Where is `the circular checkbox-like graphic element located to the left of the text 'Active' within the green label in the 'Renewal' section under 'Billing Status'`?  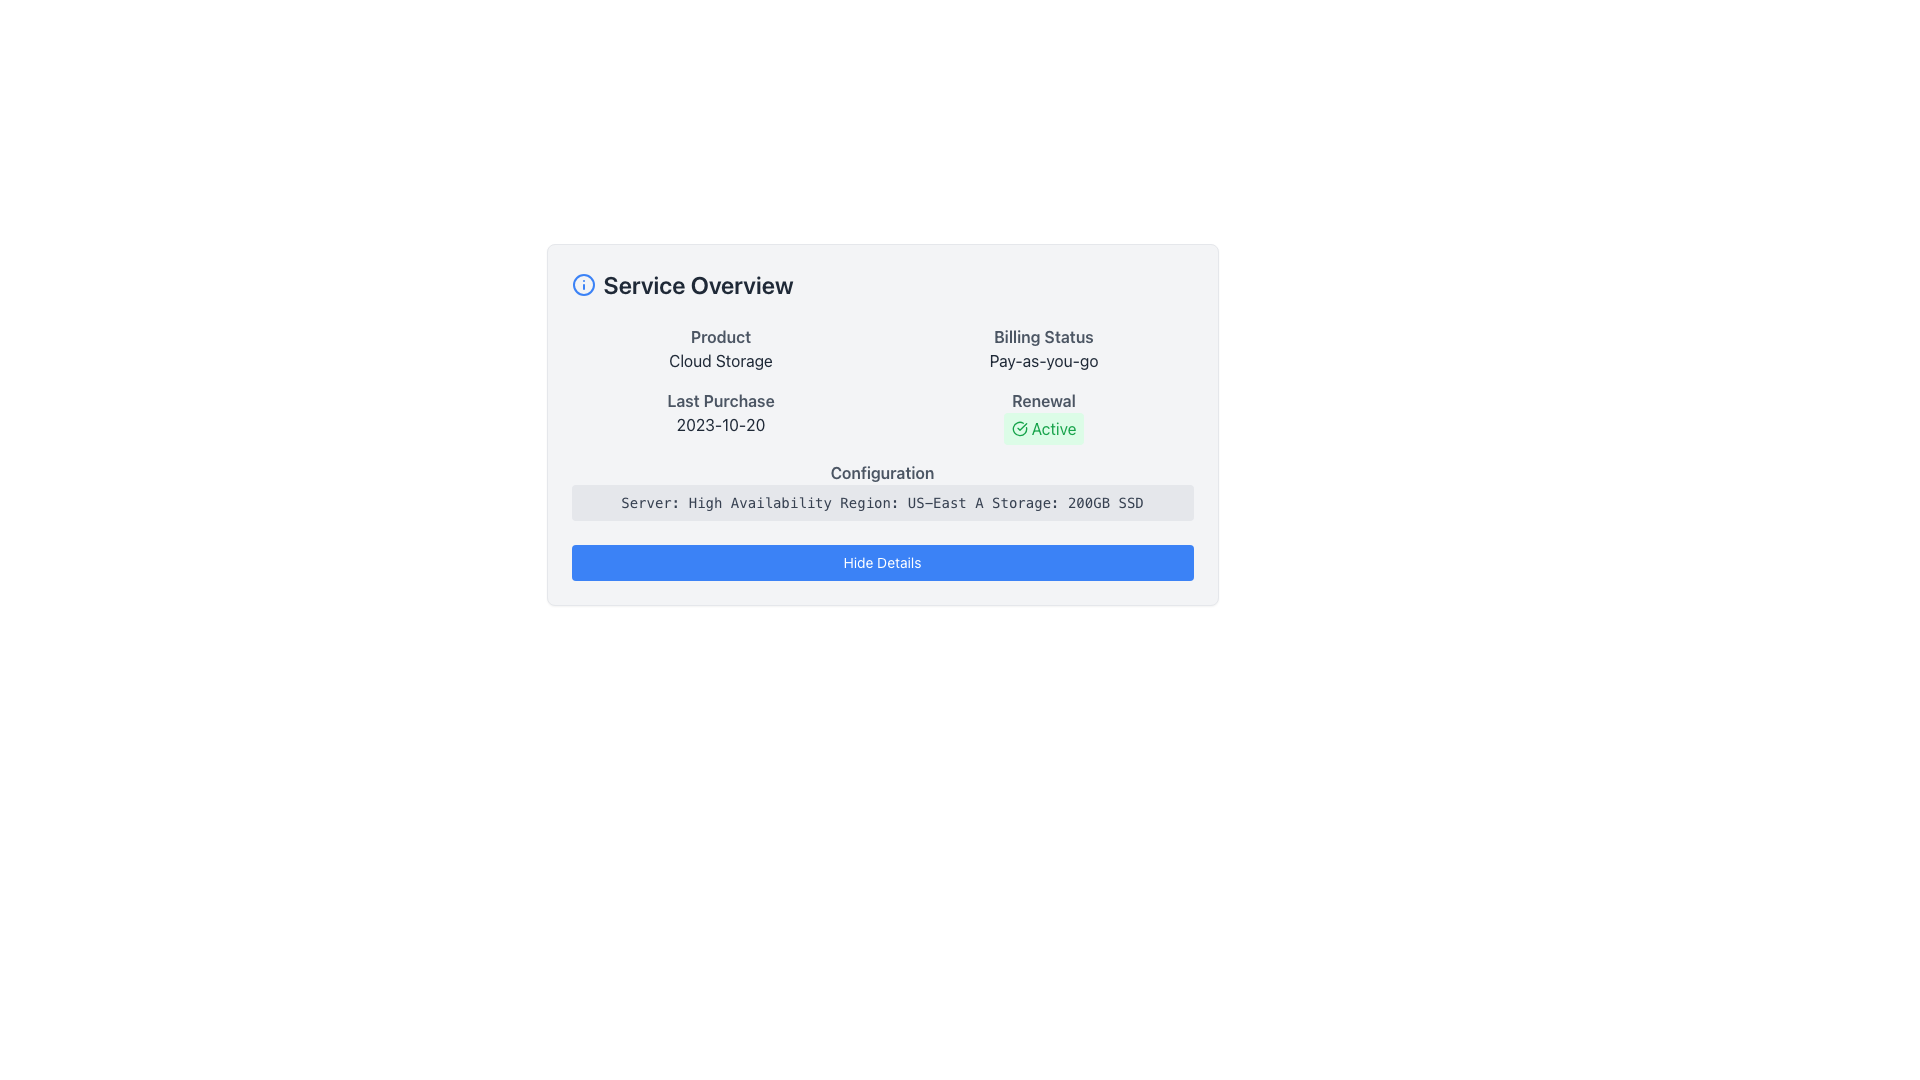 the circular checkbox-like graphic element located to the left of the text 'Active' within the green label in the 'Renewal' section under 'Billing Status' is located at coordinates (1019, 427).